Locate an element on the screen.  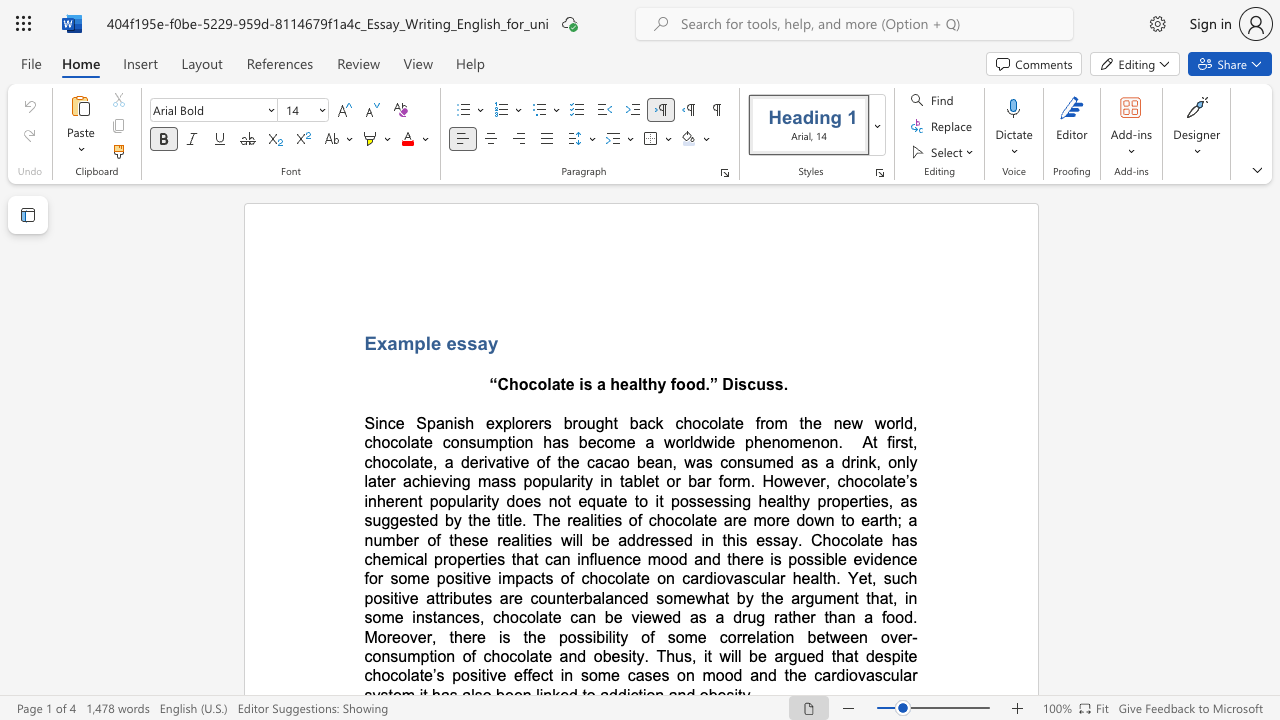
the subset text "xample essa" within the text "Example essay" is located at coordinates (376, 342).